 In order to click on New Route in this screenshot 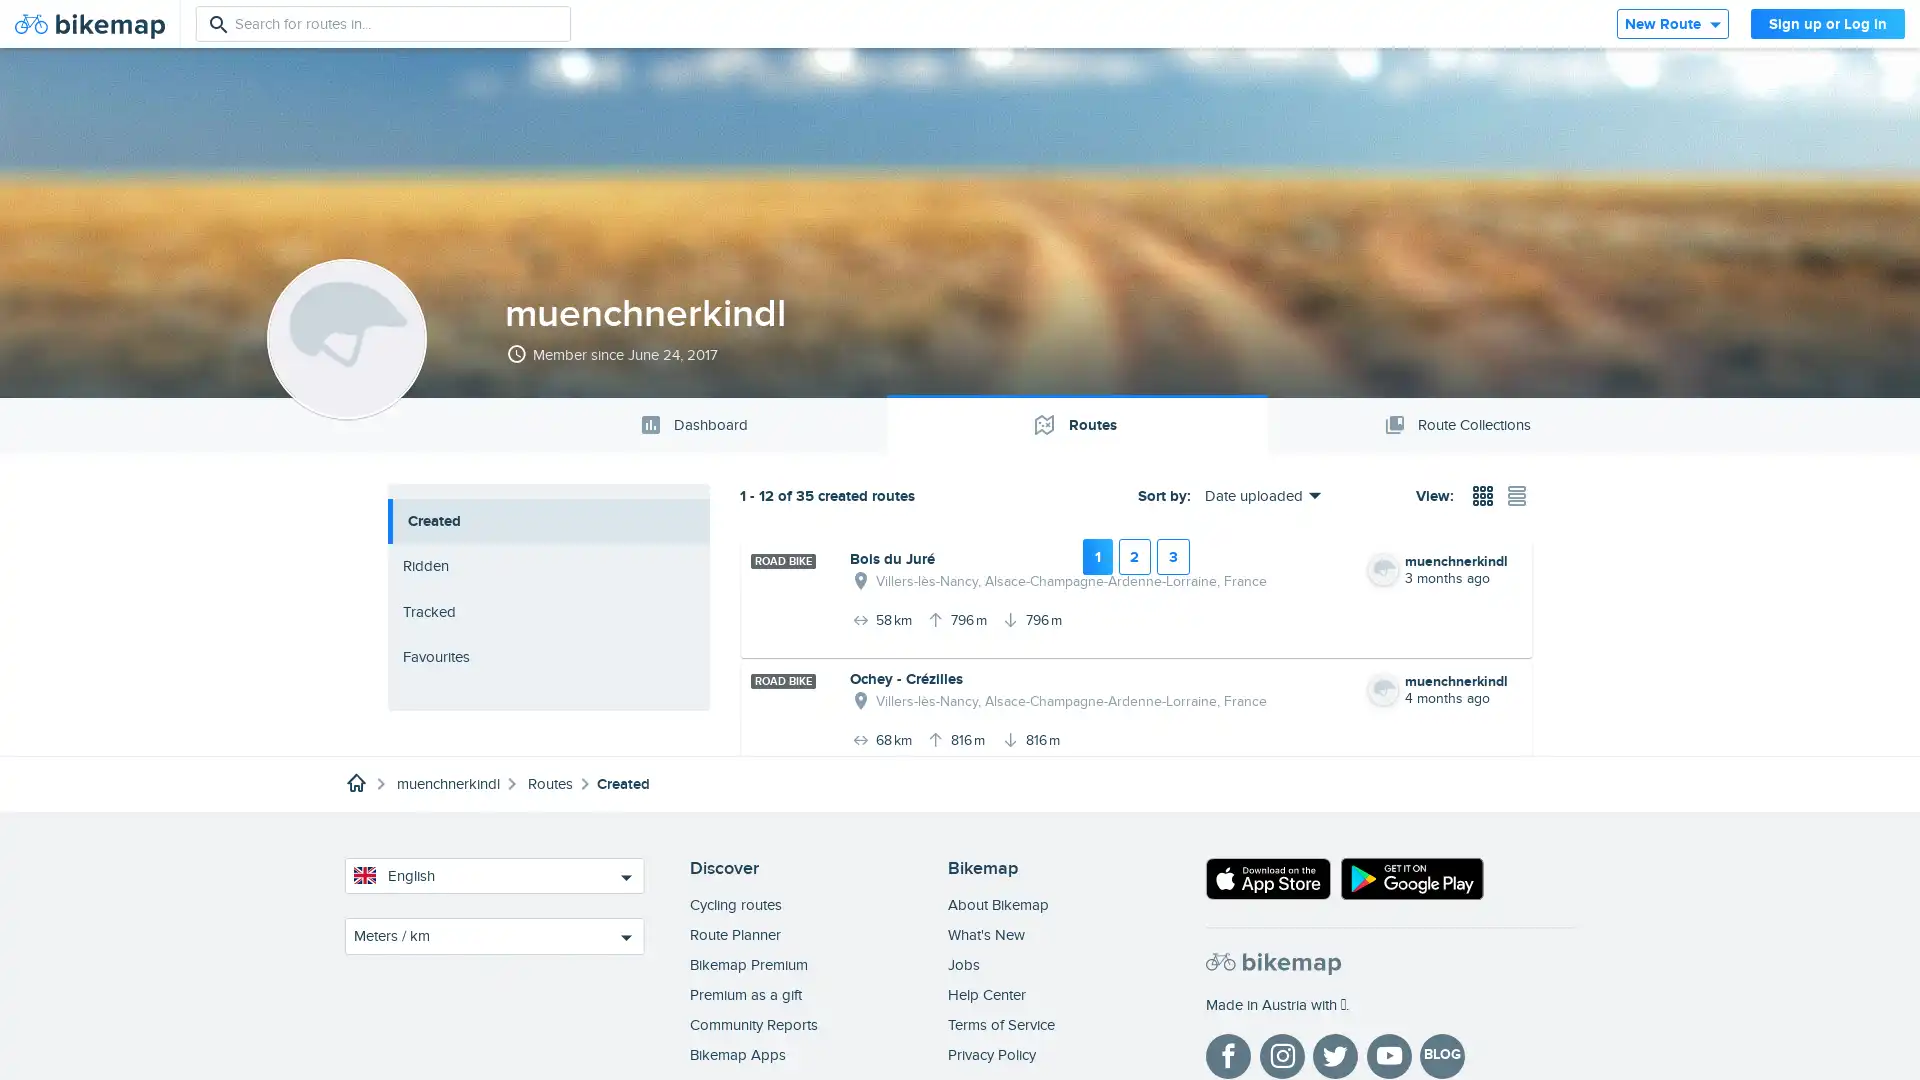, I will do `click(1671, 23)`.